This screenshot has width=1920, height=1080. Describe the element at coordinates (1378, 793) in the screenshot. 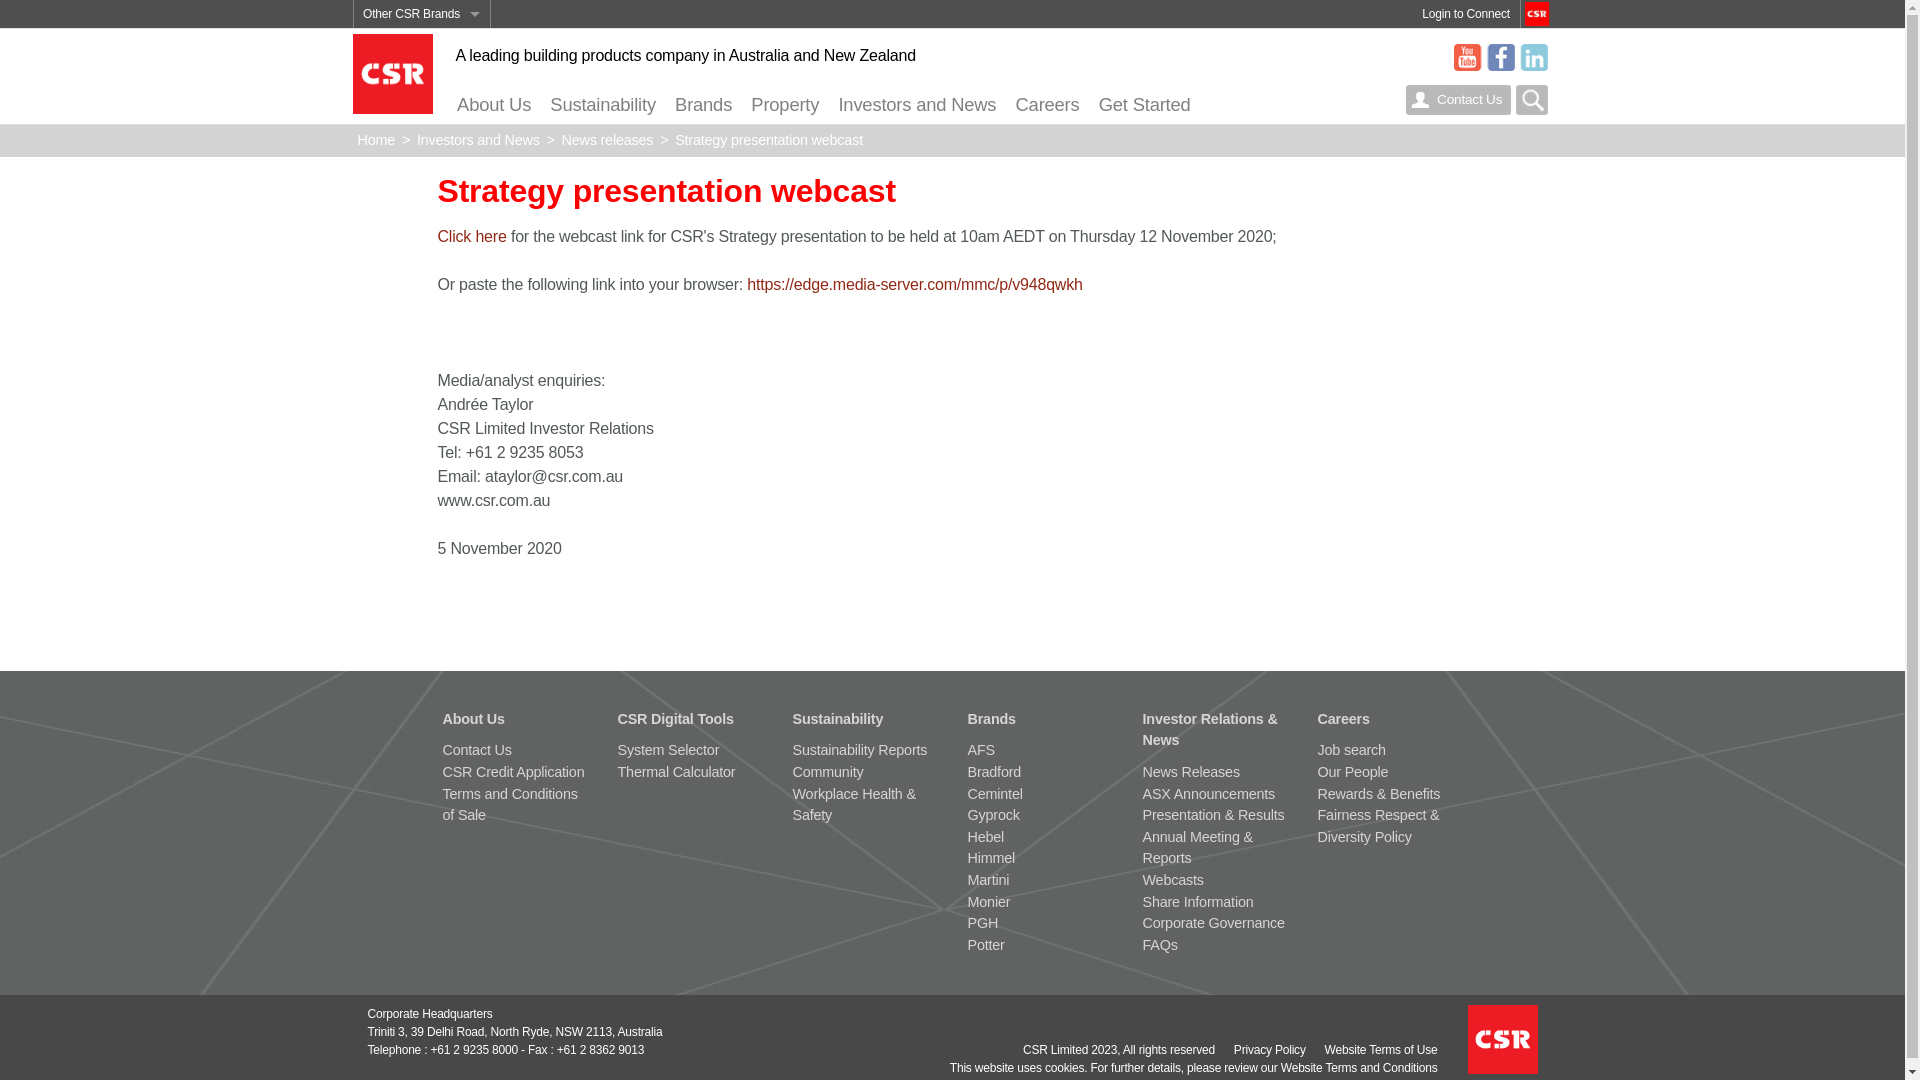

I see `'Rewards & Benefits'` at that location.